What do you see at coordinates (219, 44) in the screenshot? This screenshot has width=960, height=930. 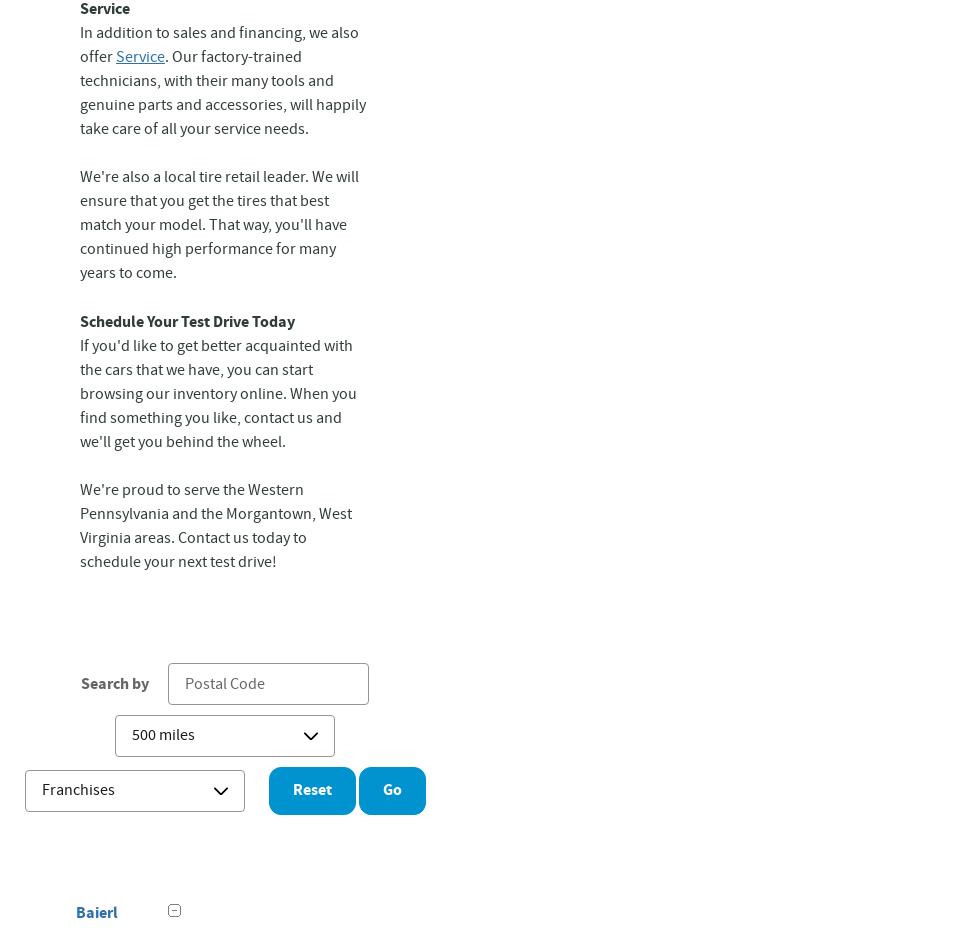 I see `'In addition to sales and financing, we also offer'` at bounding box center [219, 44].